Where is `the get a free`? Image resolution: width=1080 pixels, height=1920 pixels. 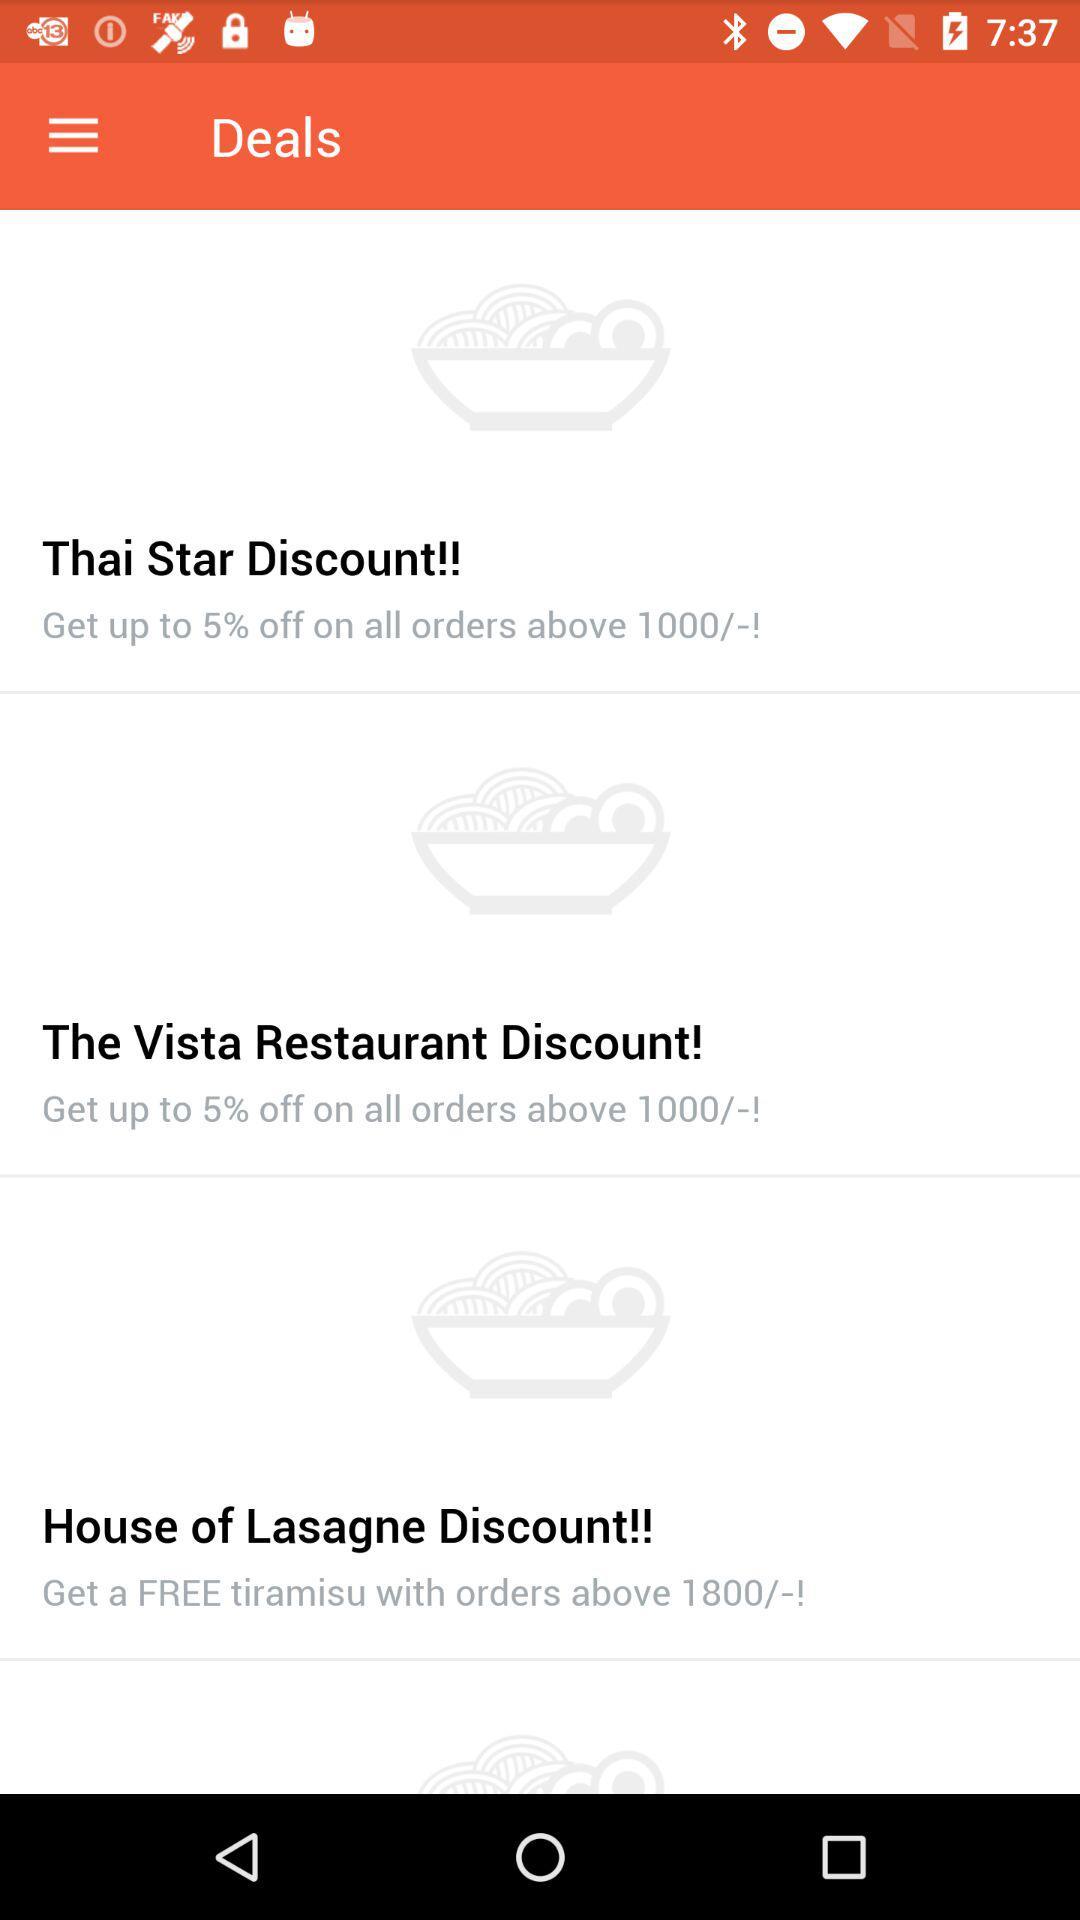 the get a free is located at coordinates (540, 1585).